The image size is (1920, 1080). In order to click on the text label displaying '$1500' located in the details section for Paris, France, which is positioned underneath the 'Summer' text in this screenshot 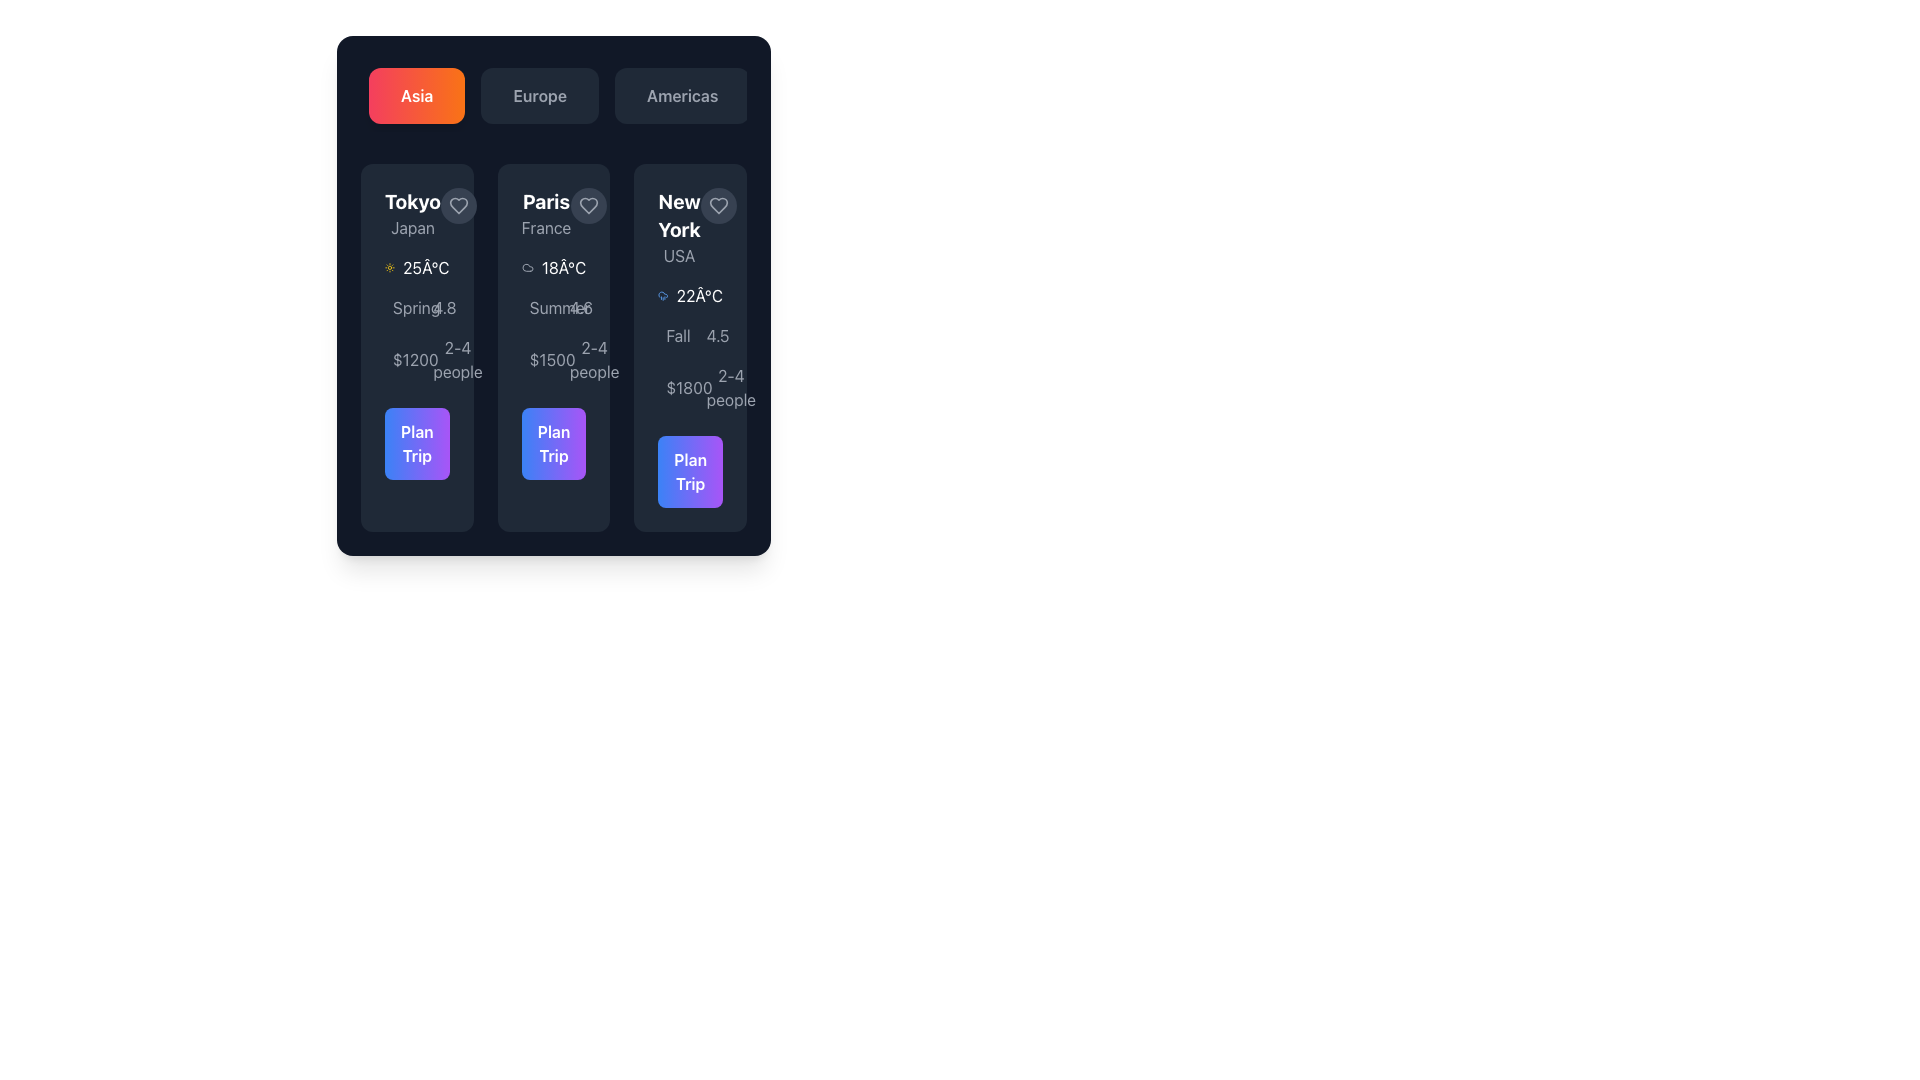, I will do `click(552, 358)`.